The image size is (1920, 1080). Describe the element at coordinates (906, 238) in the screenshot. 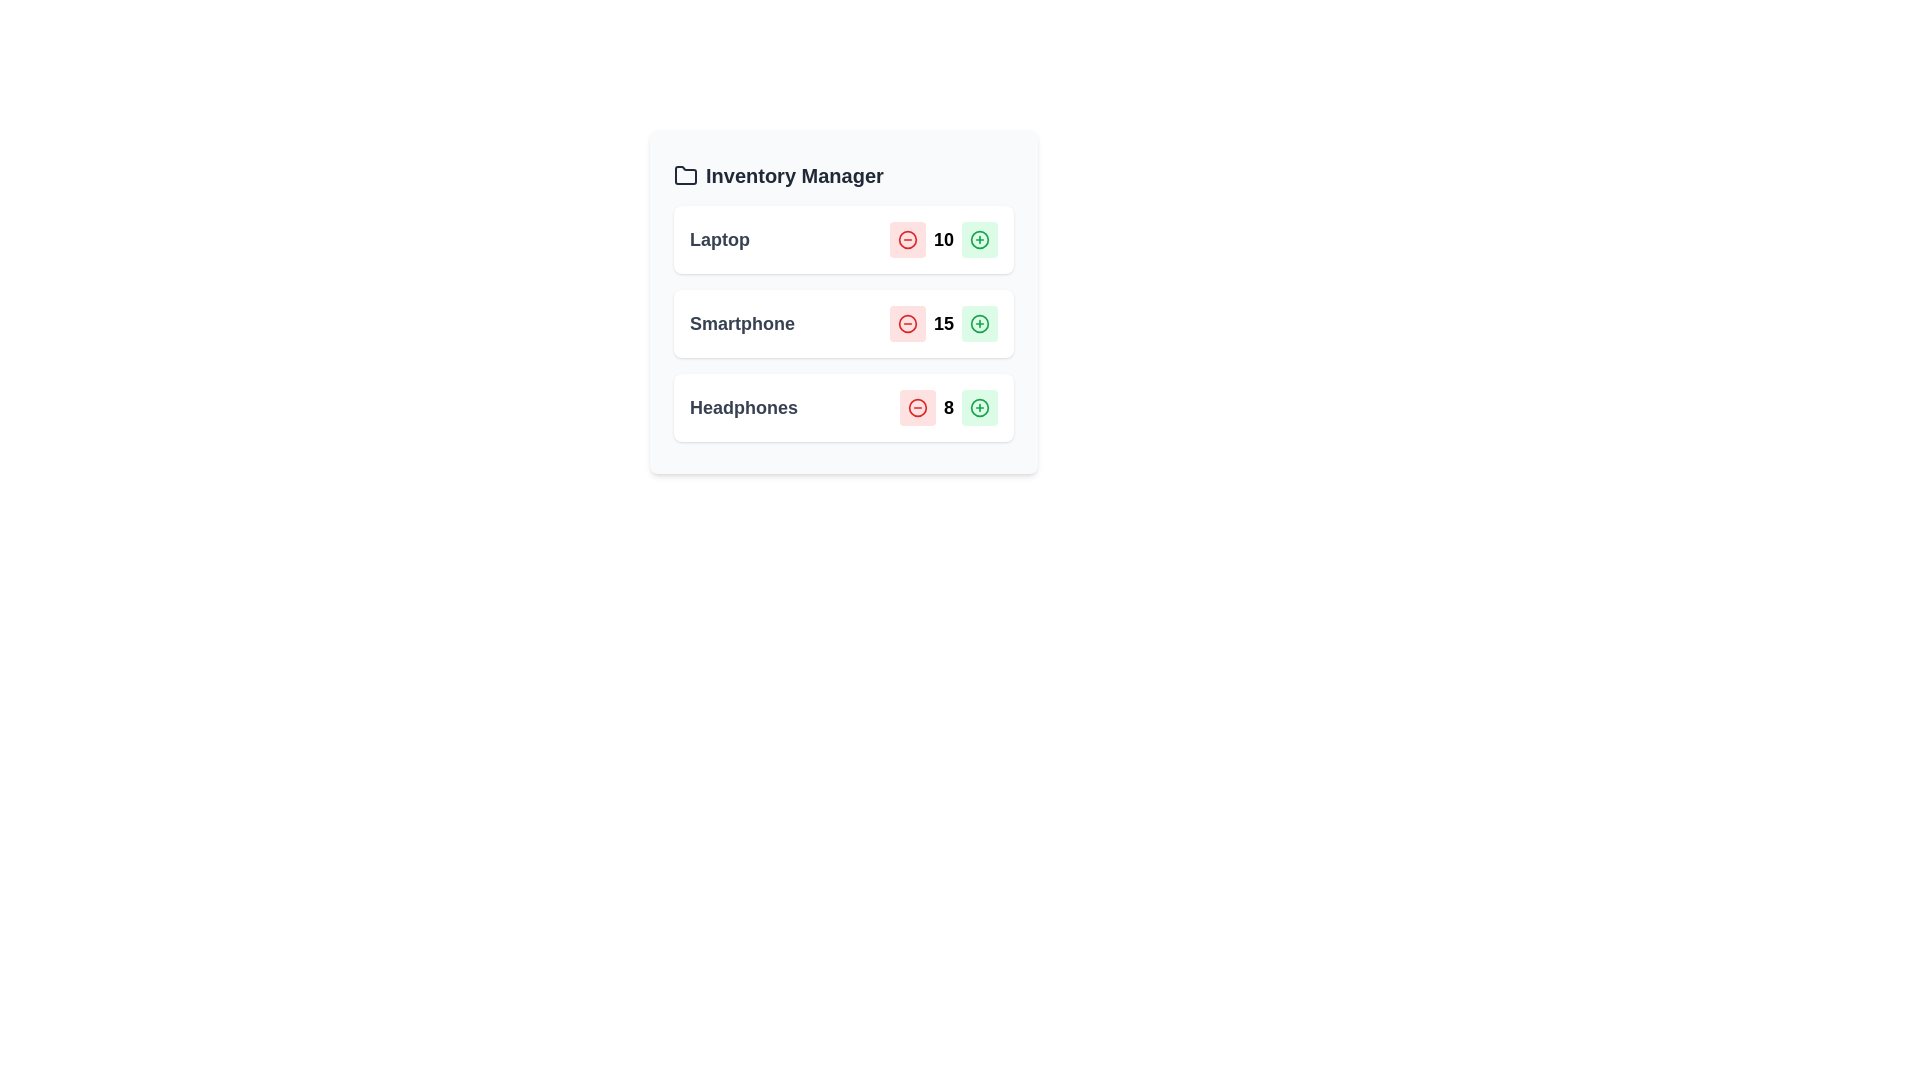

I see `minus button for the Laptop item` at that location.